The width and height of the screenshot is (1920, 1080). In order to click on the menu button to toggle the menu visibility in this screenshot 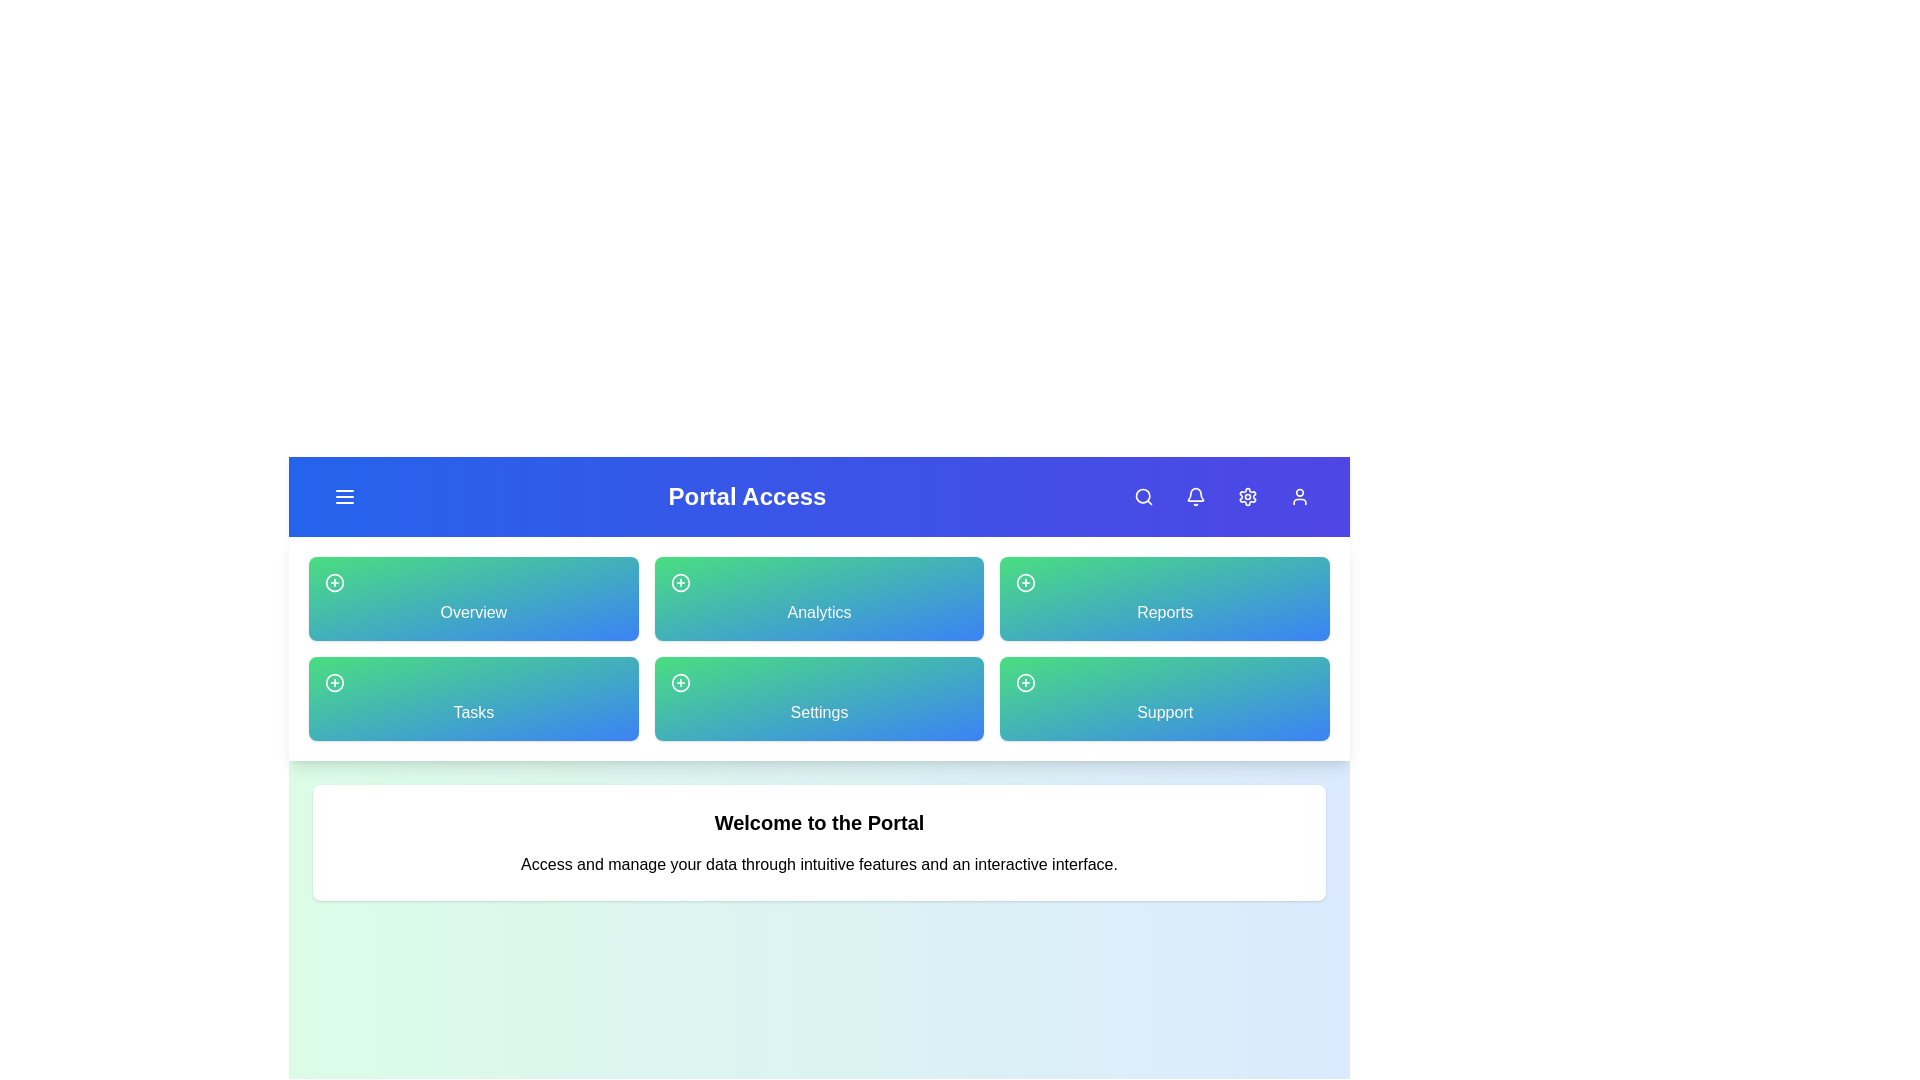, I will do `click(345, 496)`.